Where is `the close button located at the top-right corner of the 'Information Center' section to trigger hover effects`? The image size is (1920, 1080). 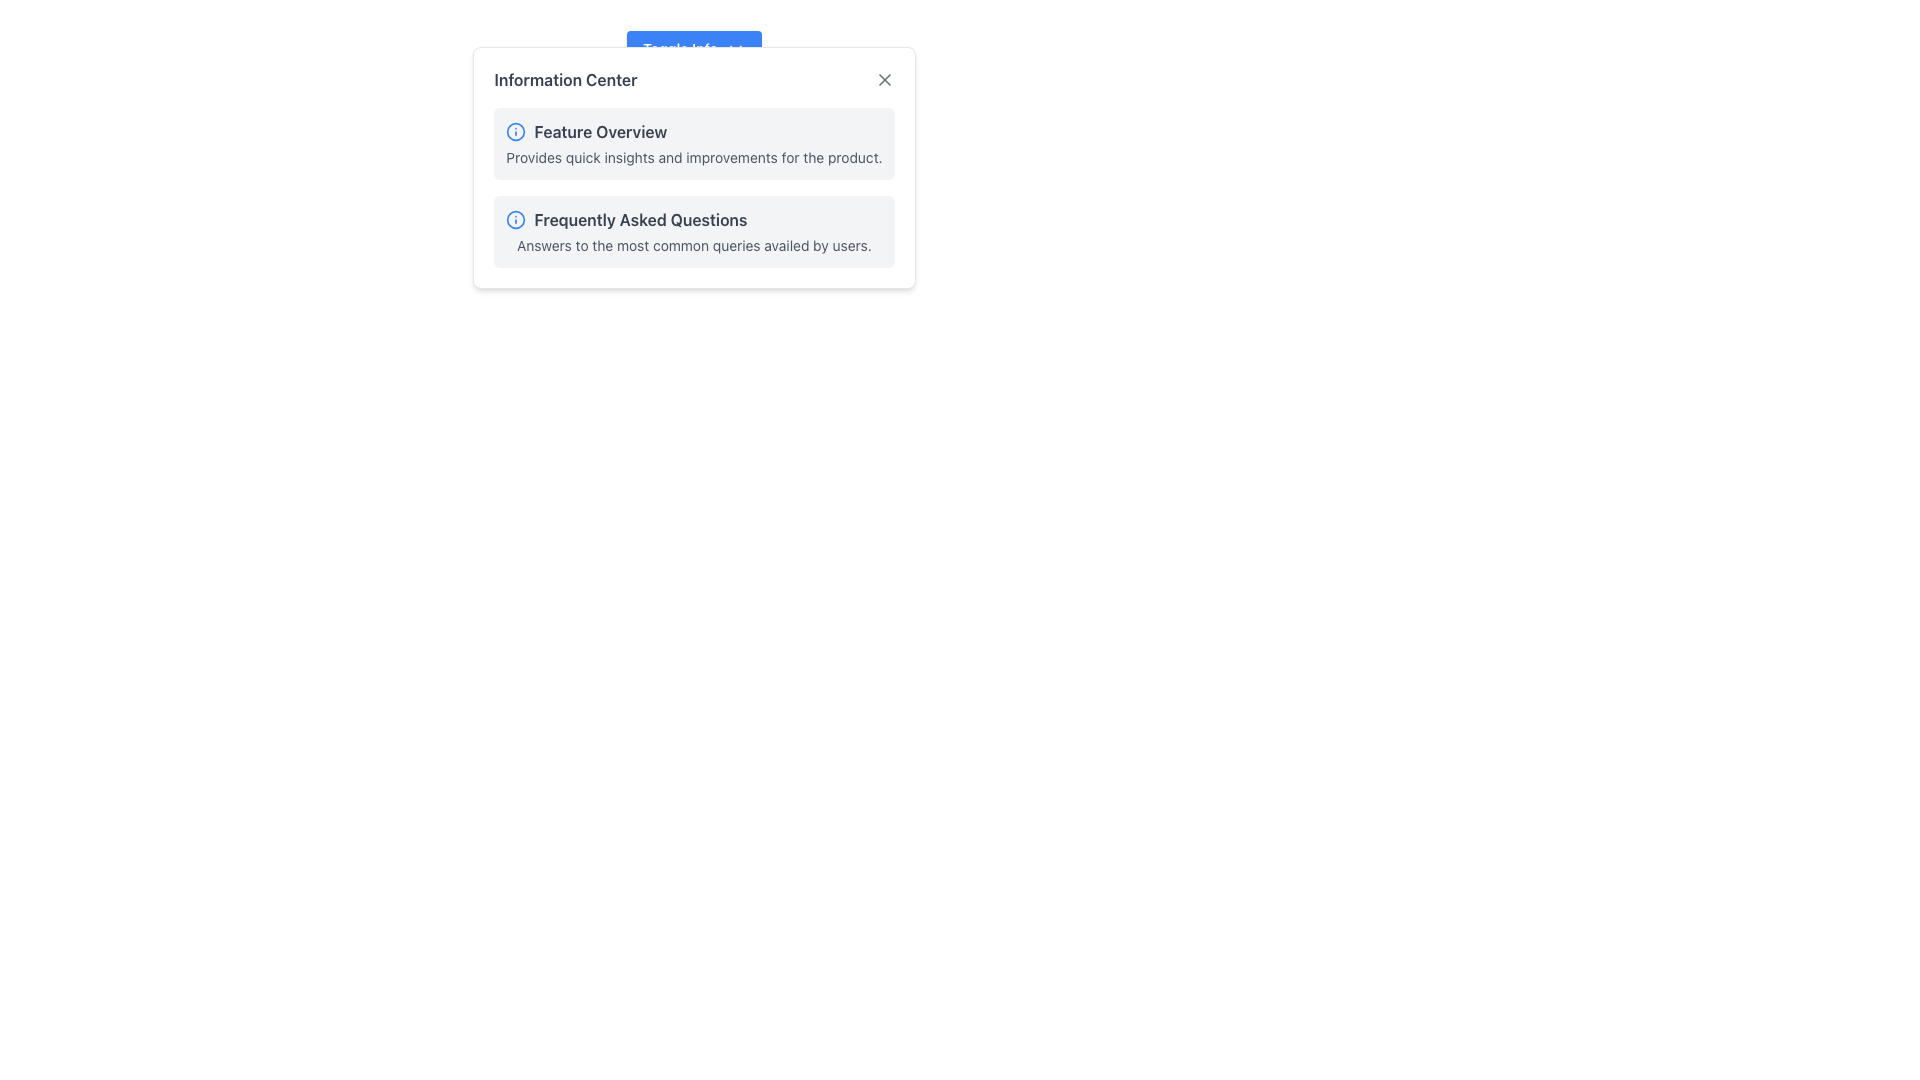
the close button located at the top-right corner of the 'Information Center' section to trigger hover effects is located at coordinates (883, 79).